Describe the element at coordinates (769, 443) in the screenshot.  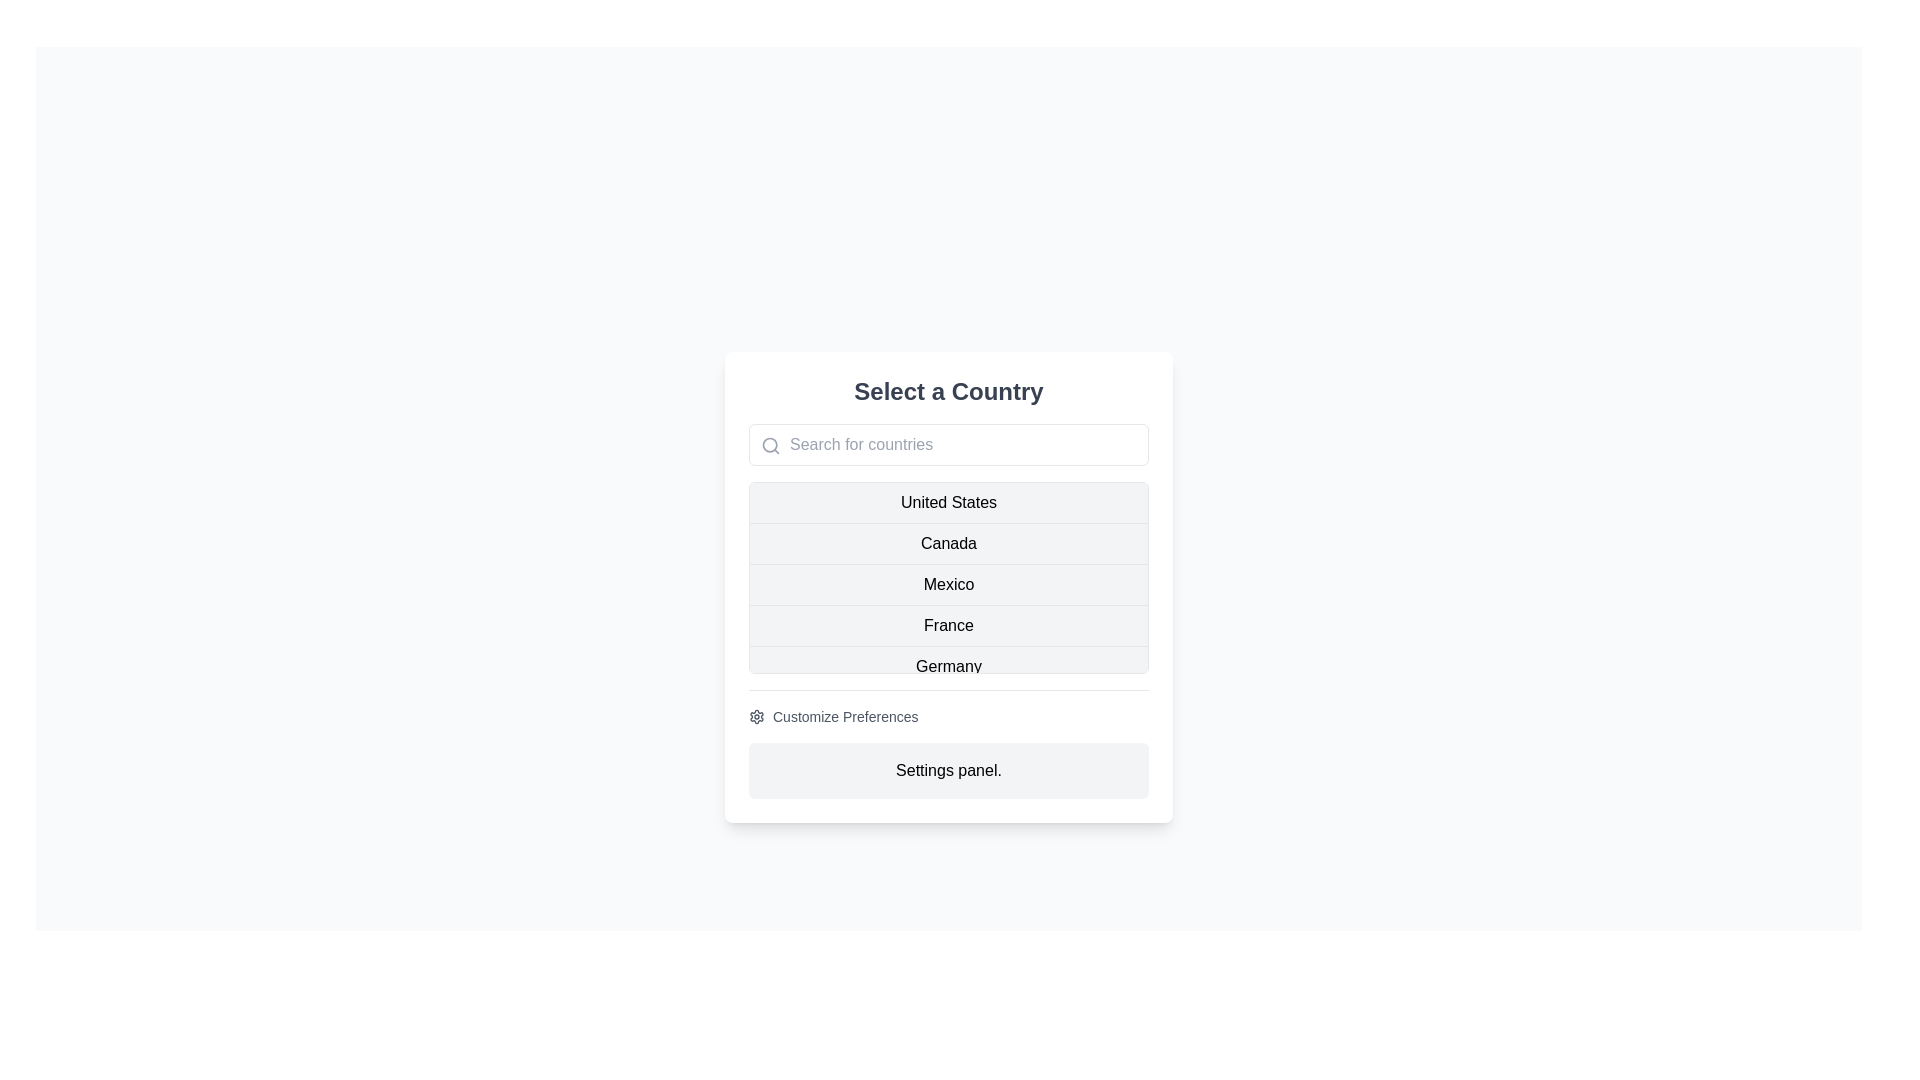
I see `circular graphical shape of the magnifying glass icon located in the top-left corner of the search input box labeled 'Select a Country' for development purposes` at that location.